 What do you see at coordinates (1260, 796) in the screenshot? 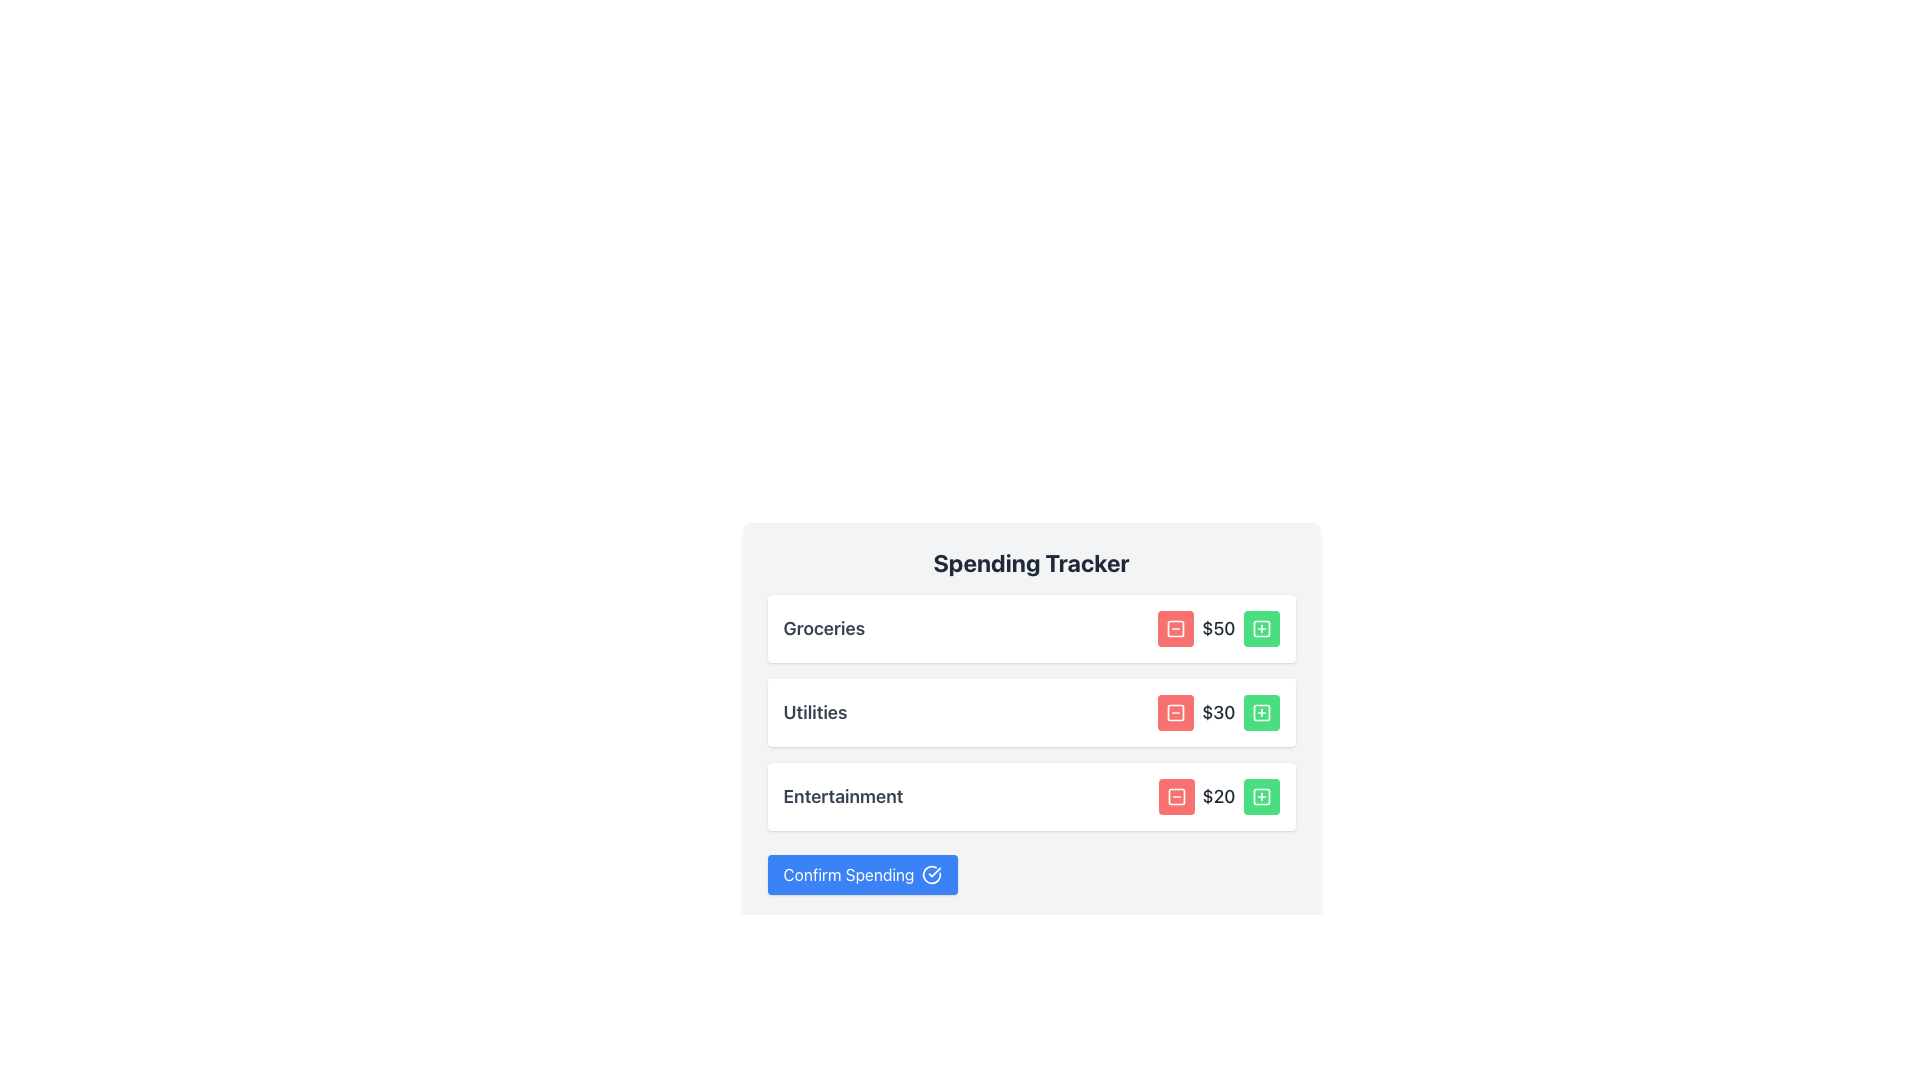
I see `the green rectangular button with rounded corners and an outlined plus sign in the center, located next to the displayed amount ('$20') in the 'Spending Tracker' section` at bounding box center [1260, 796].